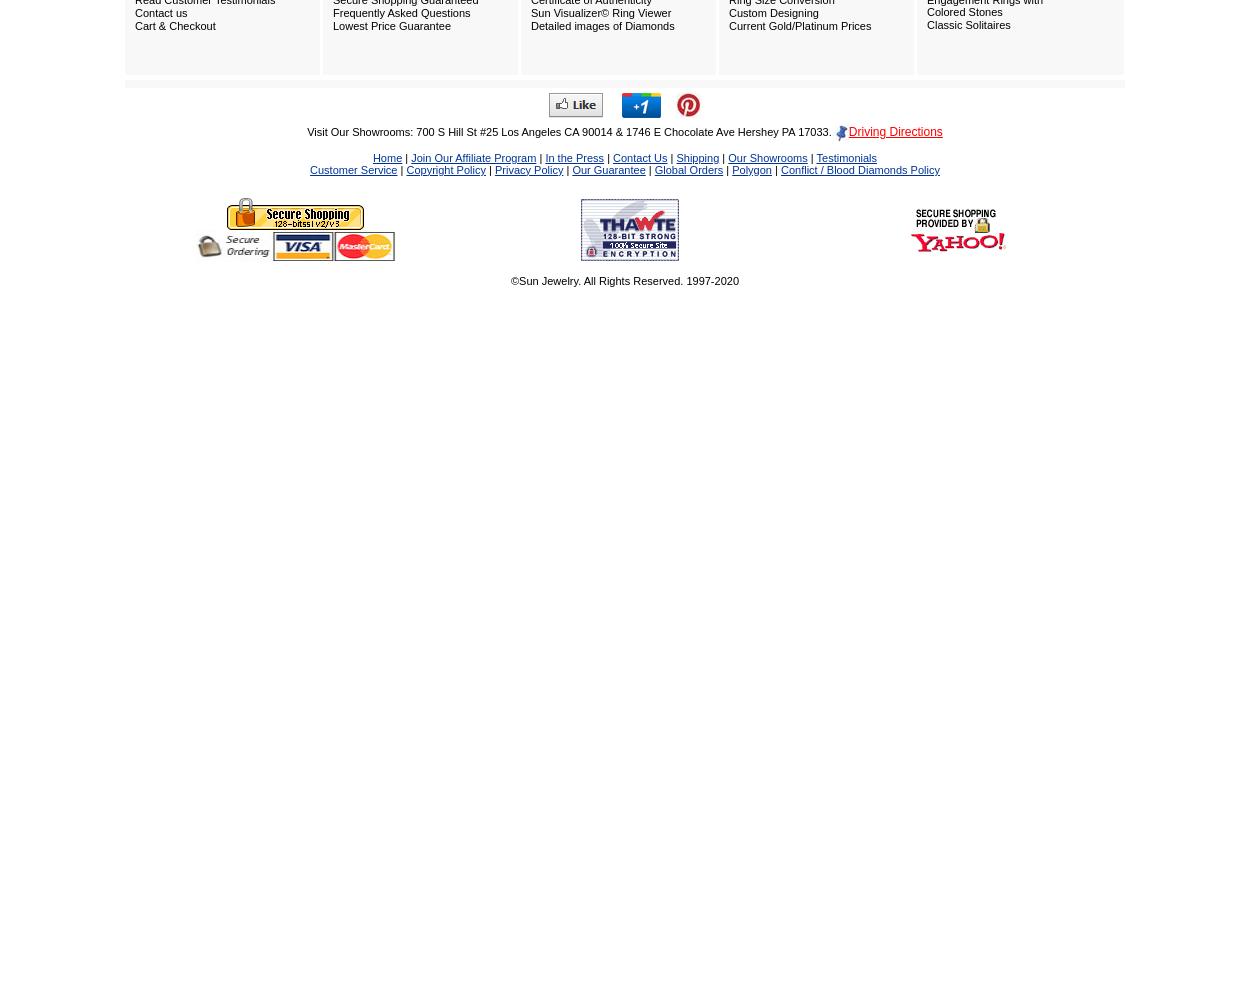 This screenshot has width=1250, height=1000. Describe the element at coordinates (528, 169) in the screenshot. I see `'Privacy Policy'` at that location.